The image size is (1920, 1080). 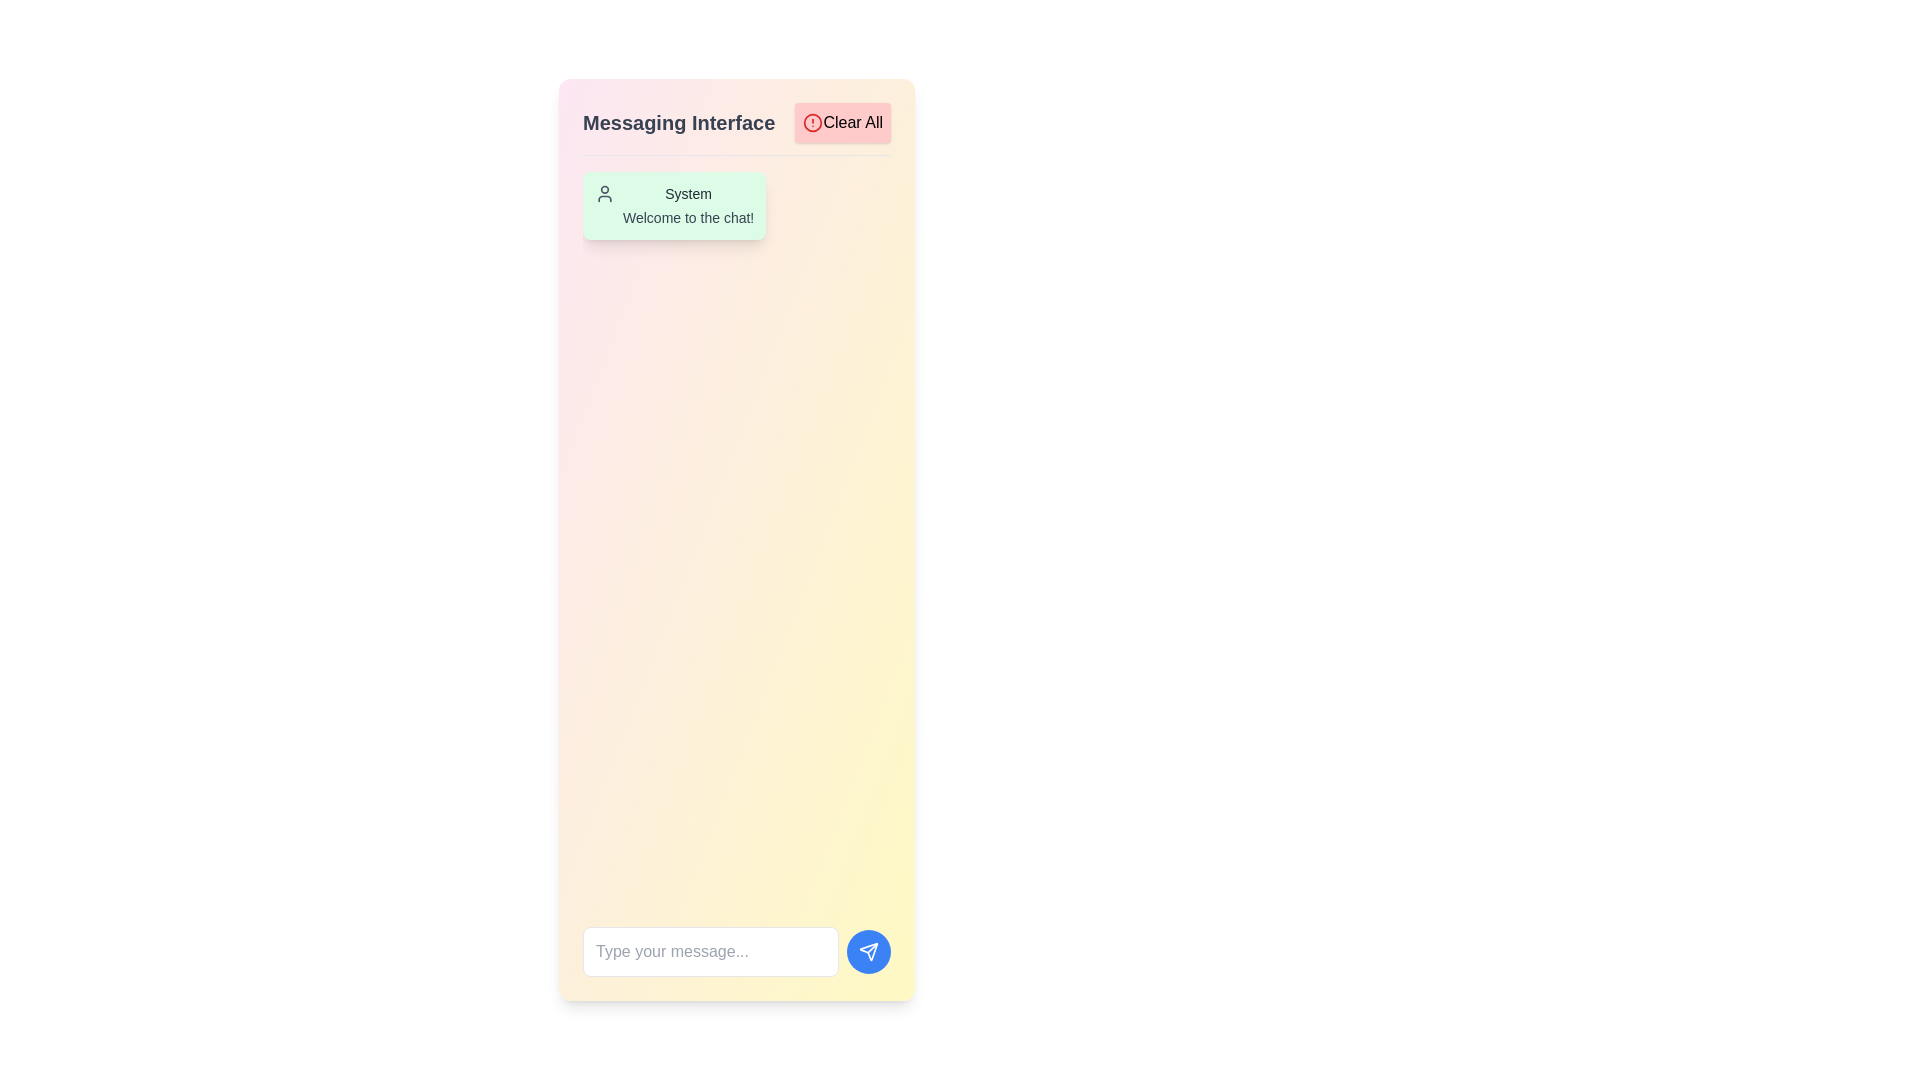 What do you see at coordinates (736, 205) in the screenshot?
I see `the informational text area with a chat bubble icon that contains the text 'System' and 'Welcome to the chat!', located in the chat area near the top of the interface` at bounding box center [736, 205].